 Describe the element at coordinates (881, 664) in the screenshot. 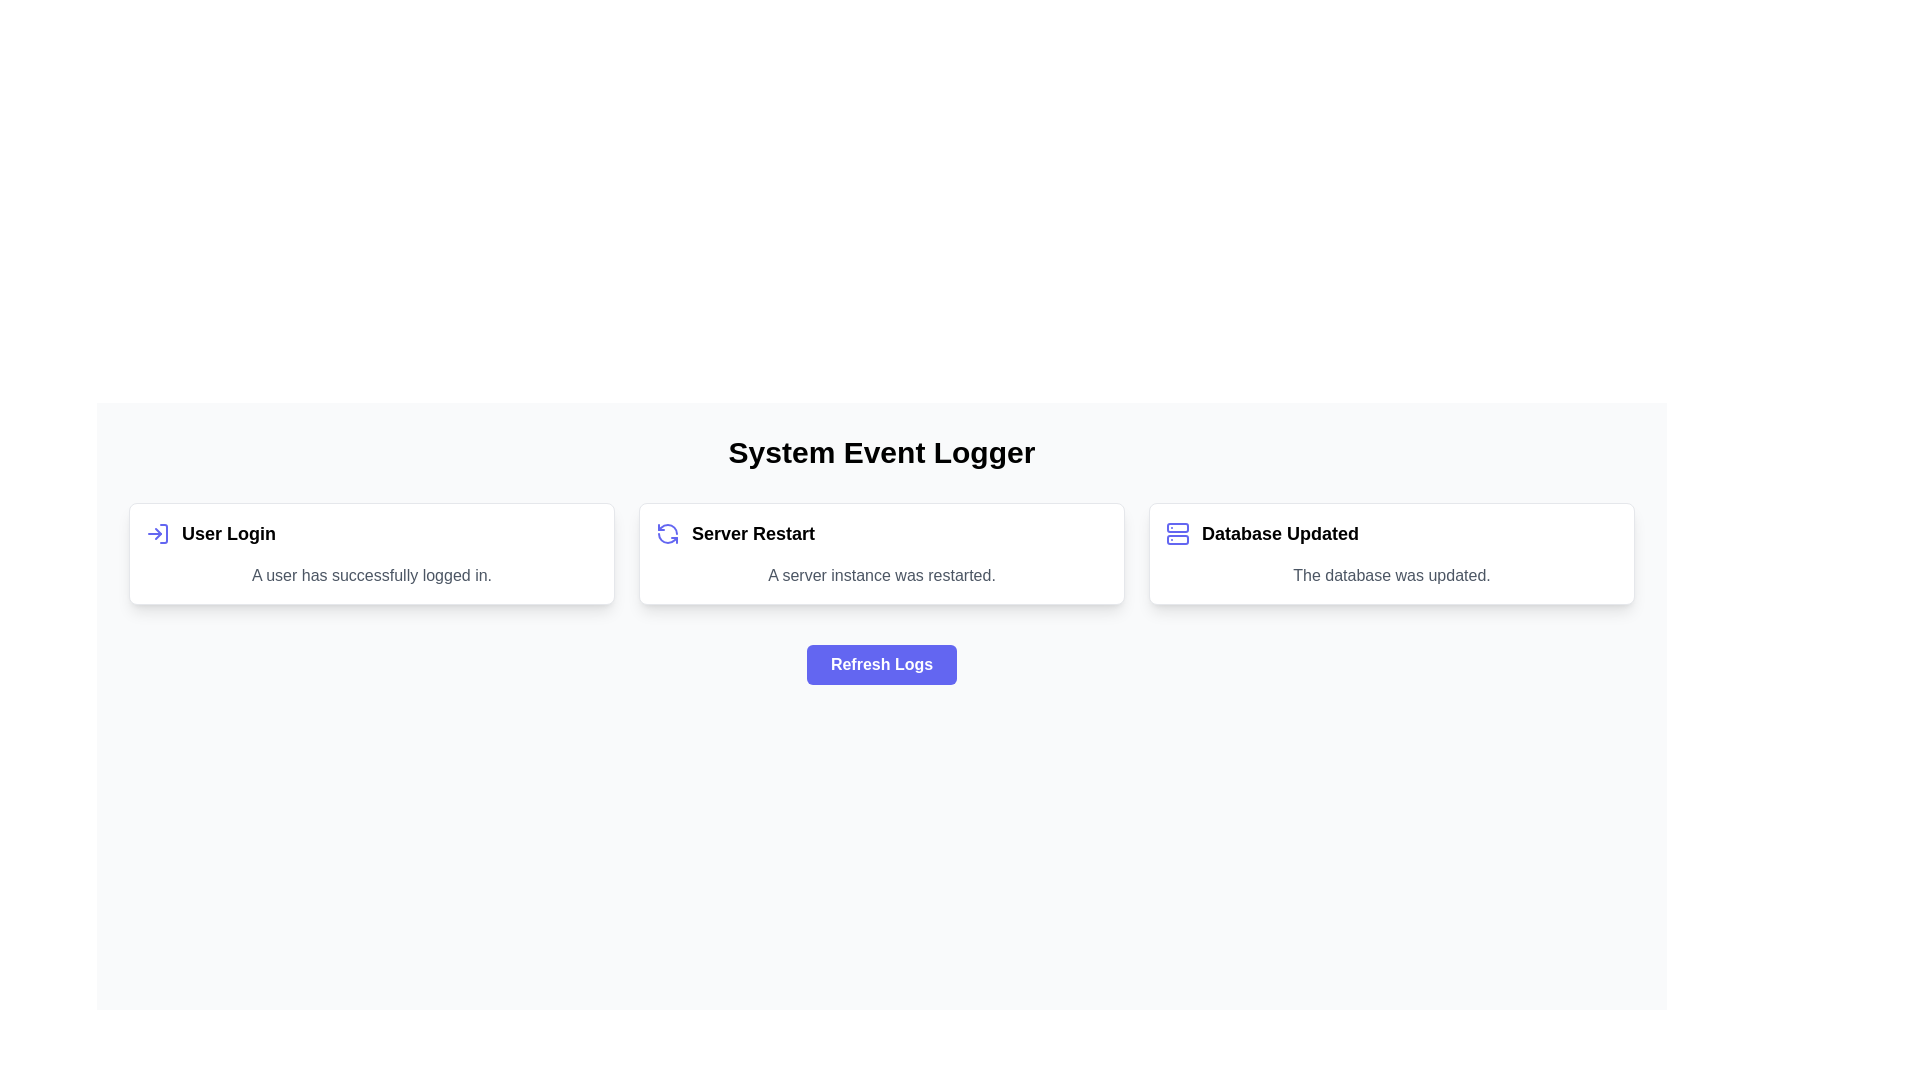

I see `the 'Refresh Logs' button, which has a vibrant indigo background, rounded corners, and white bold text, located centrally below the 'User Login', 'Server Restart', and 'Database Updated' cards` at that location.